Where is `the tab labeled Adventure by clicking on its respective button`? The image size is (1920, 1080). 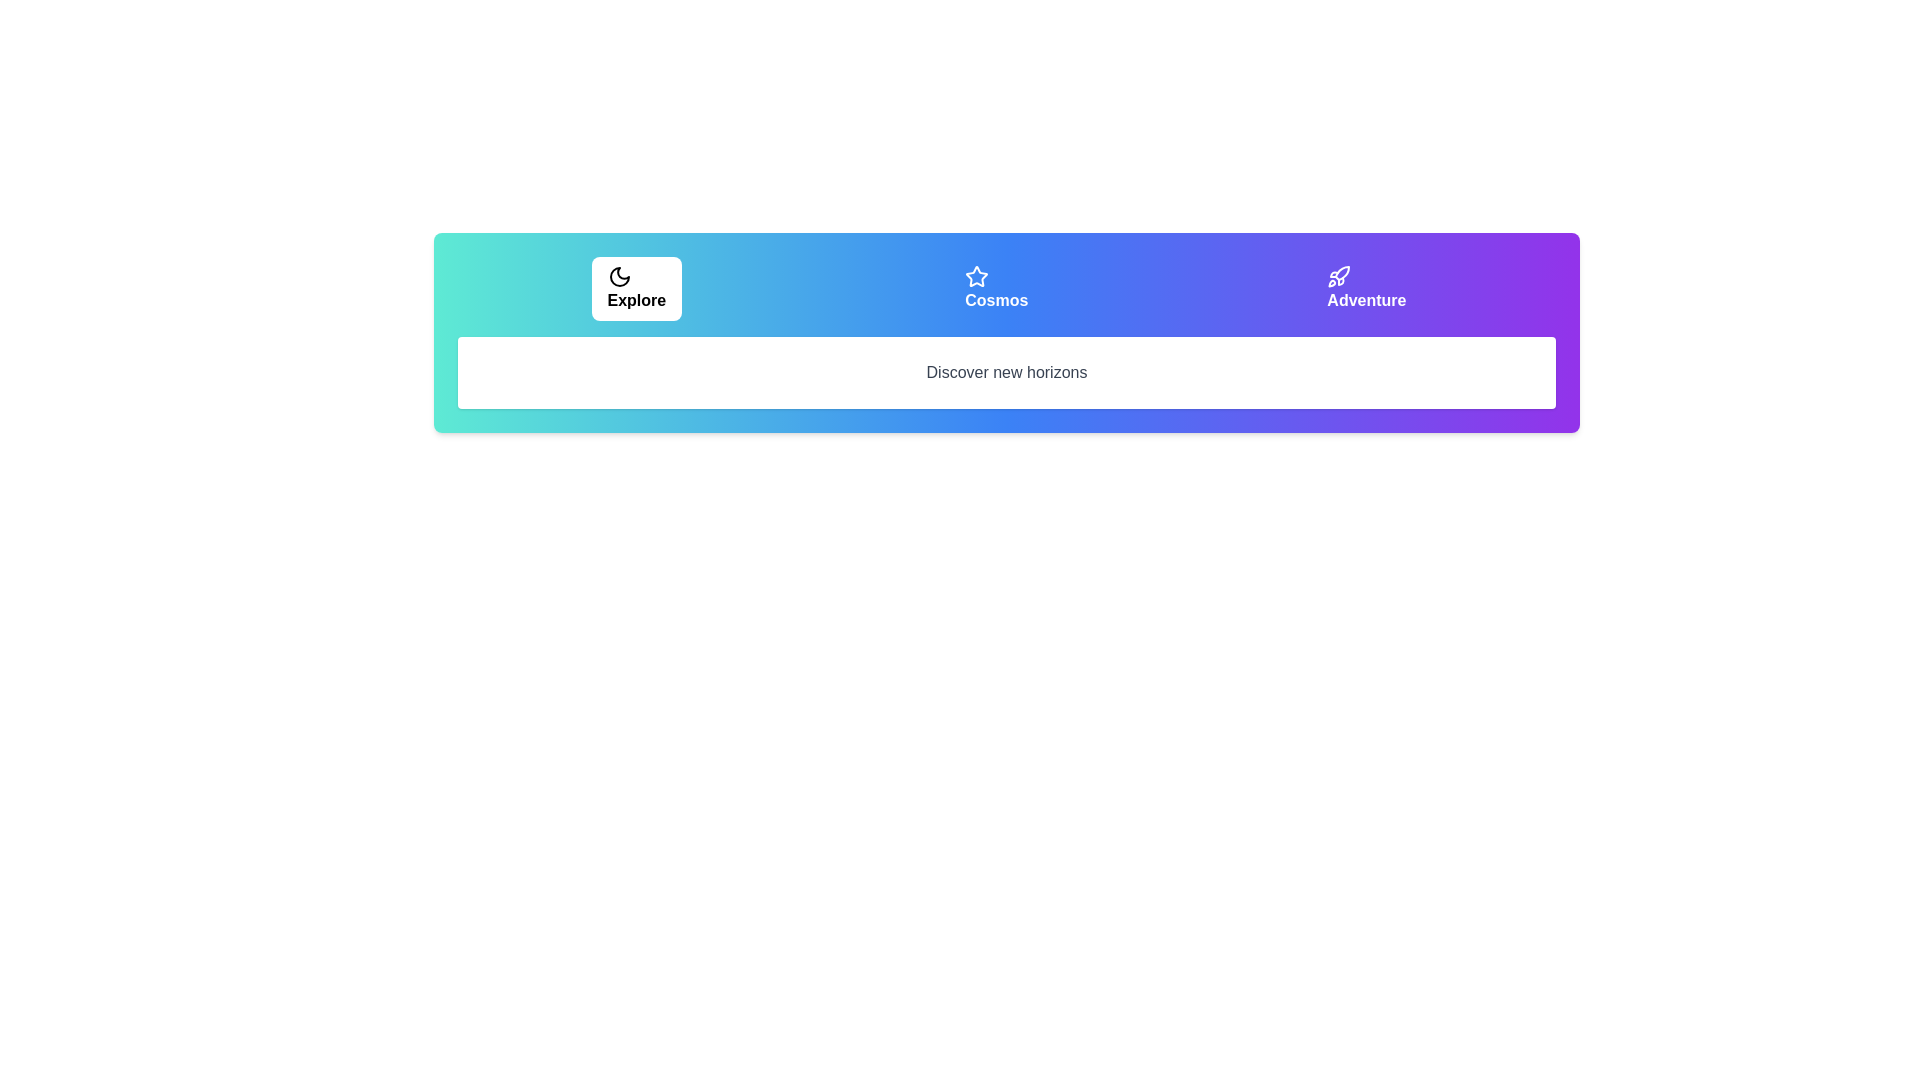
the tab labeled Adventure by clicking on its respective button is located at coordinates (1365, 289).